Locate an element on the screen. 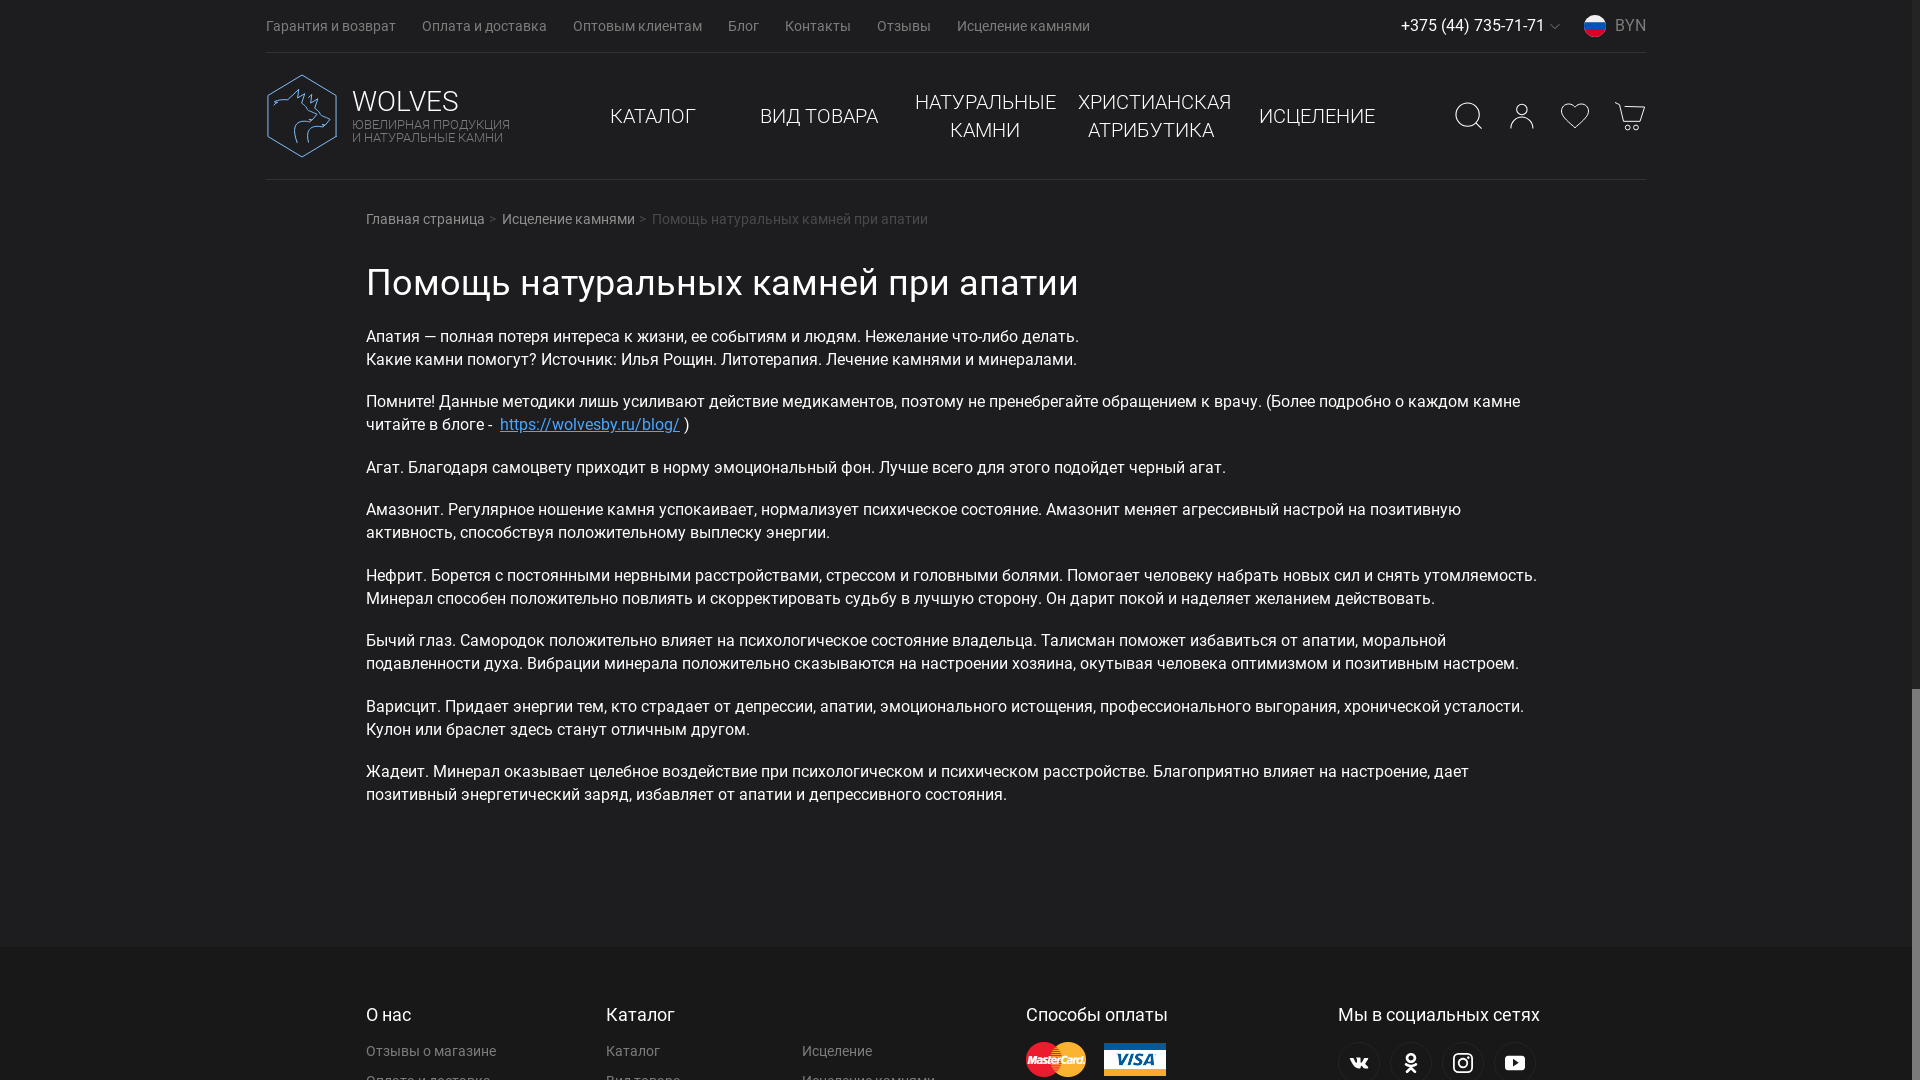 Image resolution: width=1920 pixels, height=1080 pixels. 'BYN' is located at coordinates (1614, 25).